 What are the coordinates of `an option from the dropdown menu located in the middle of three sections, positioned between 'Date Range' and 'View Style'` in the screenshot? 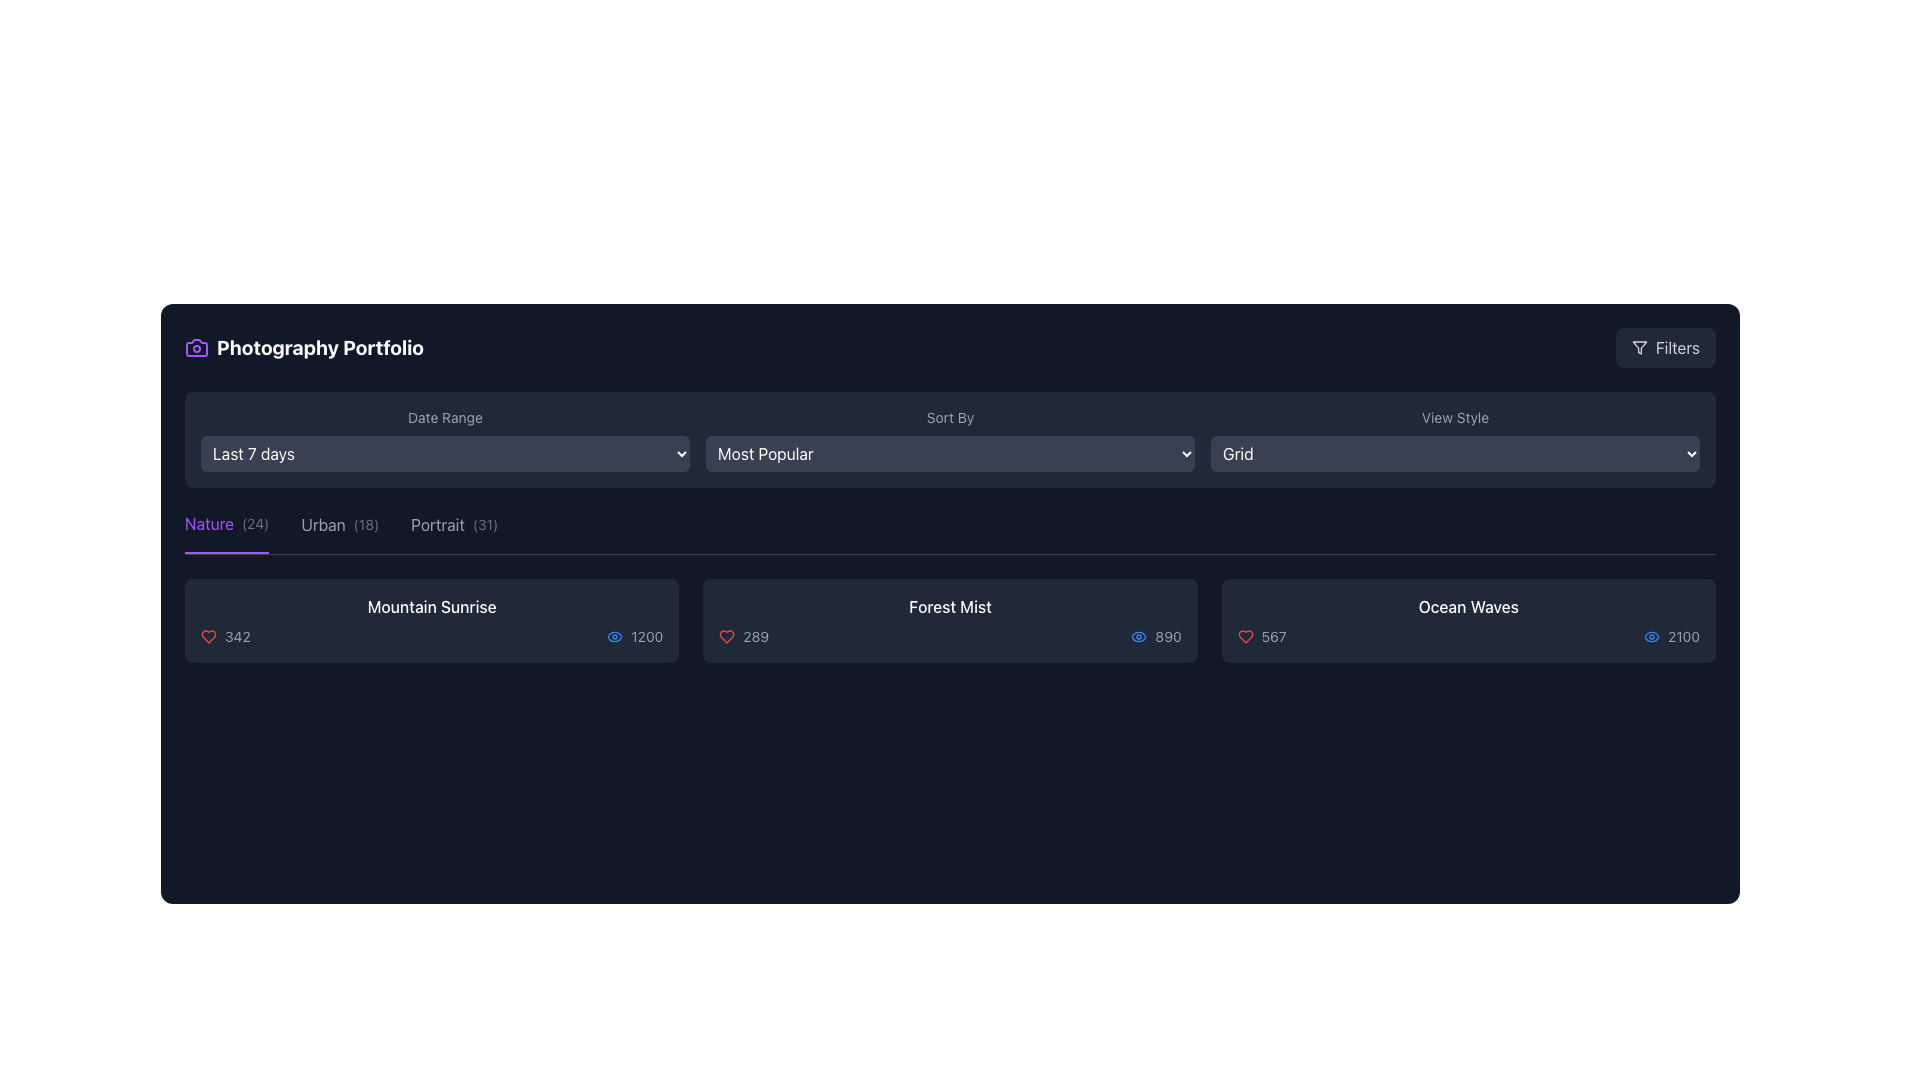 It's located at (949, 438).